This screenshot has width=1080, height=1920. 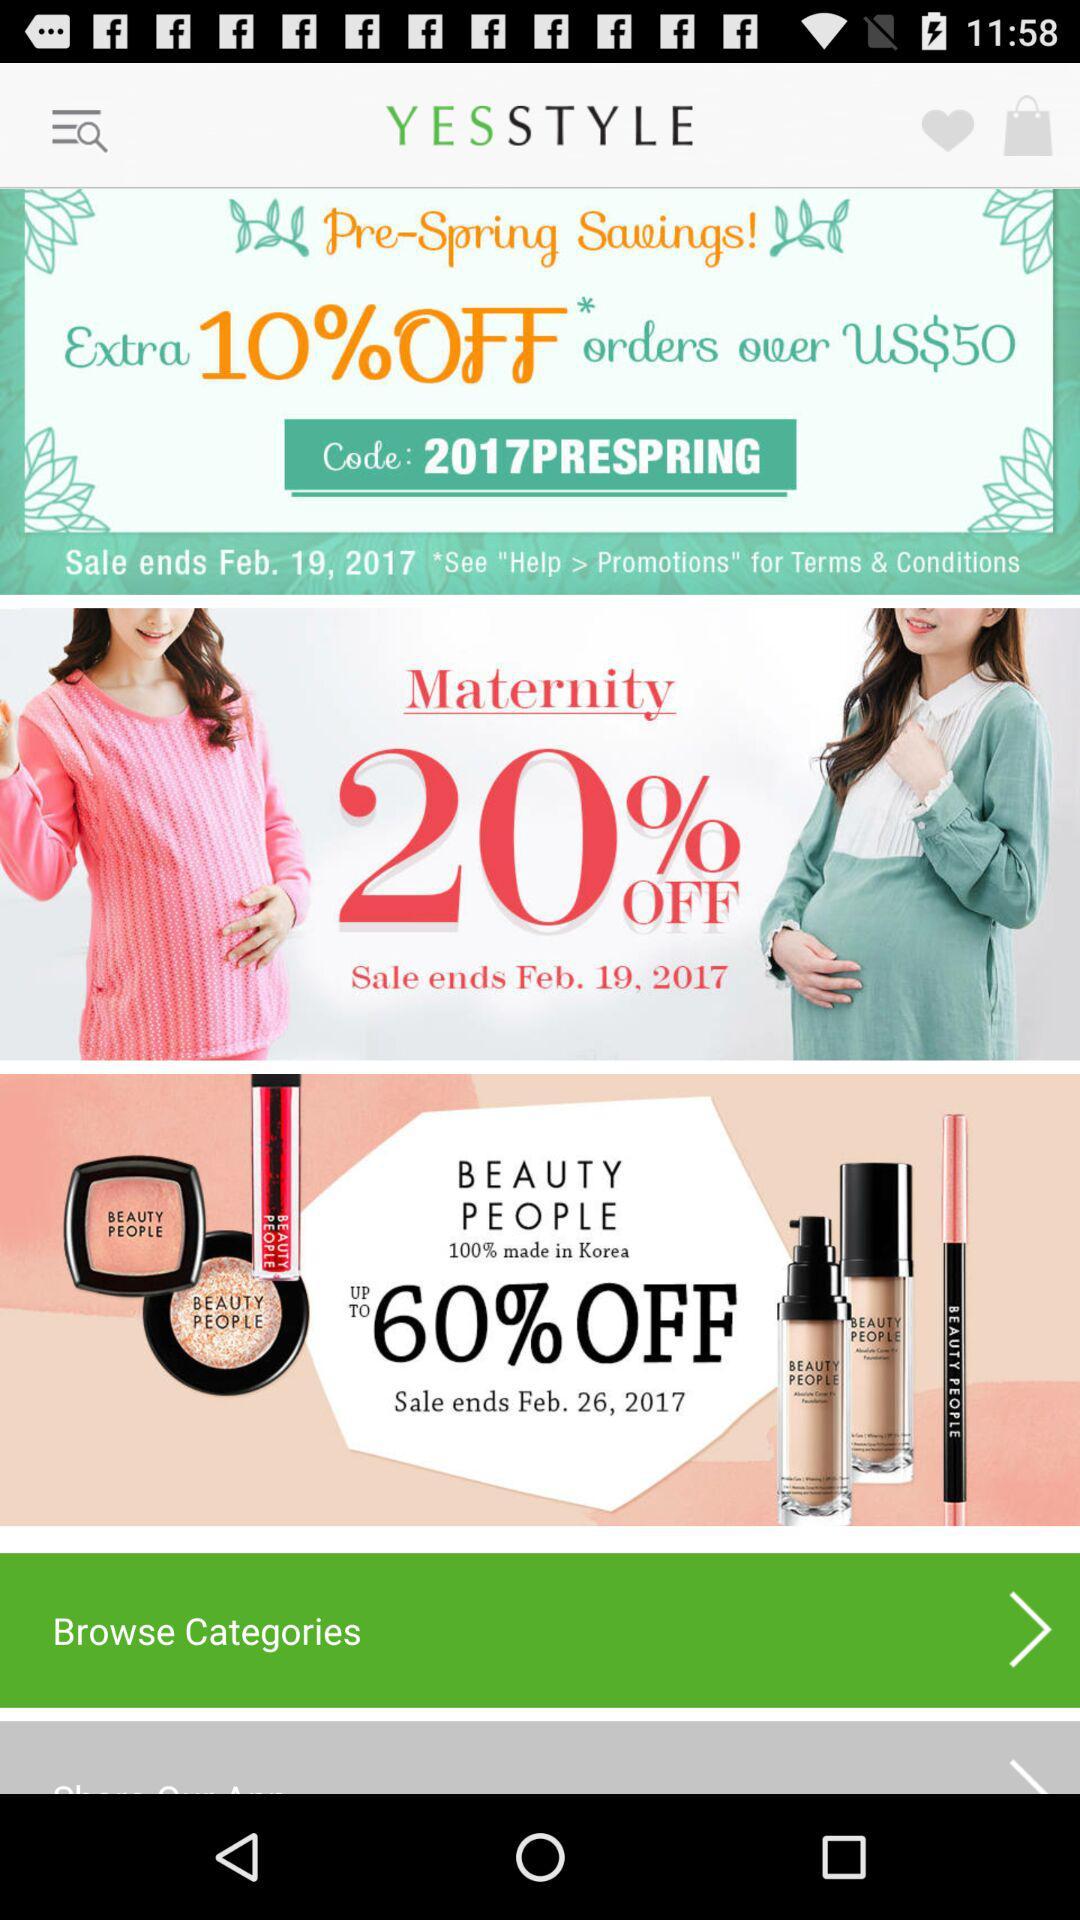 What do you see at coordinates (540, 834) in the screenshot?
I see `open this announce` at bounding box center [540, 834].